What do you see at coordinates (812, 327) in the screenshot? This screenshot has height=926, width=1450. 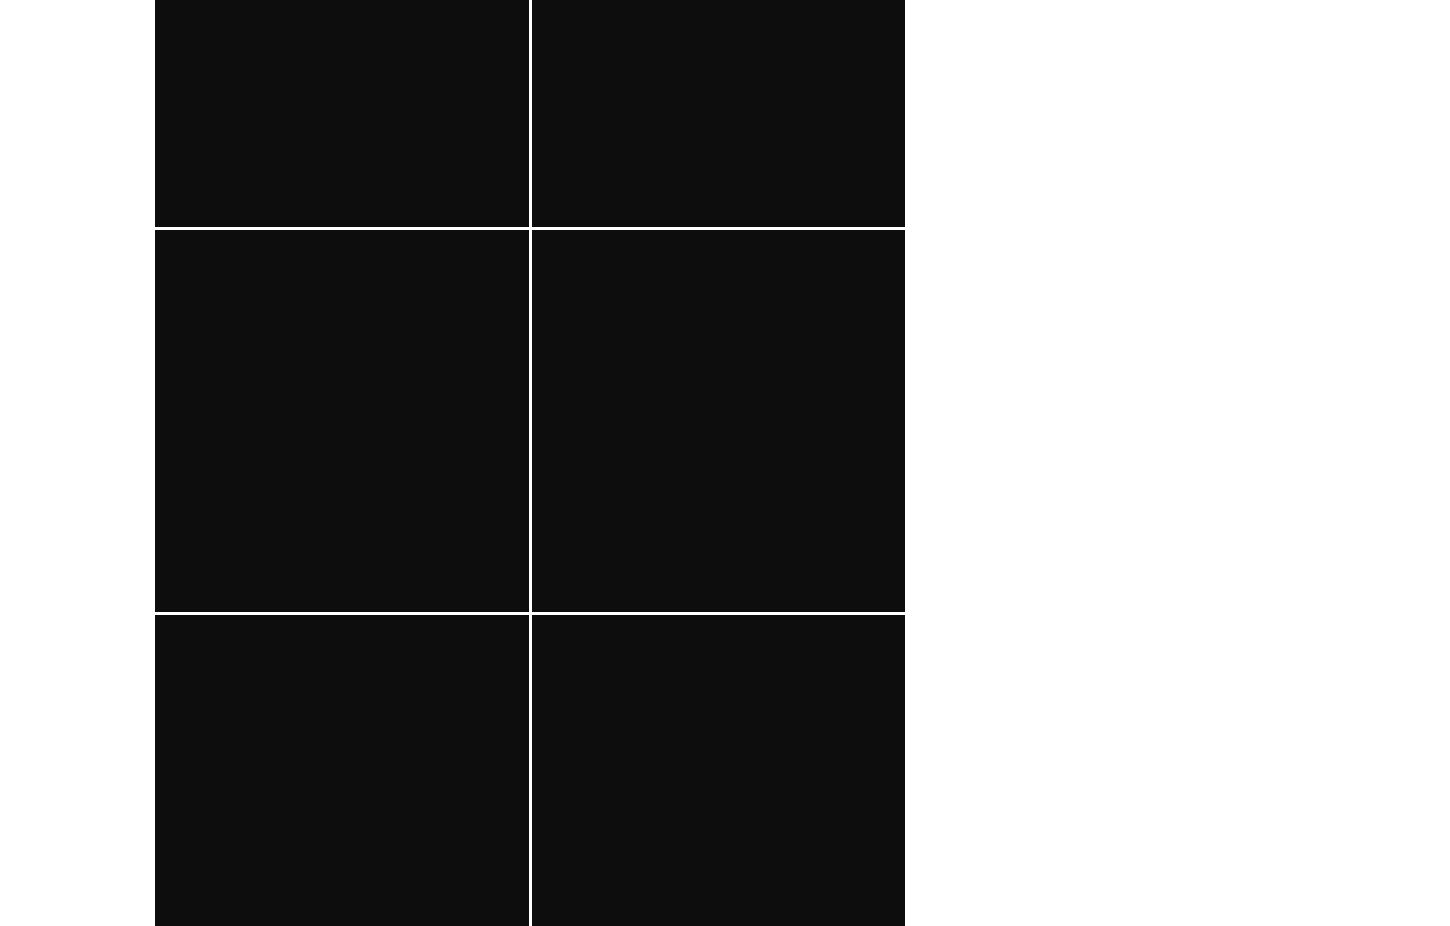 I see `'April 2, 2019'` at bounding box center [812, 327].